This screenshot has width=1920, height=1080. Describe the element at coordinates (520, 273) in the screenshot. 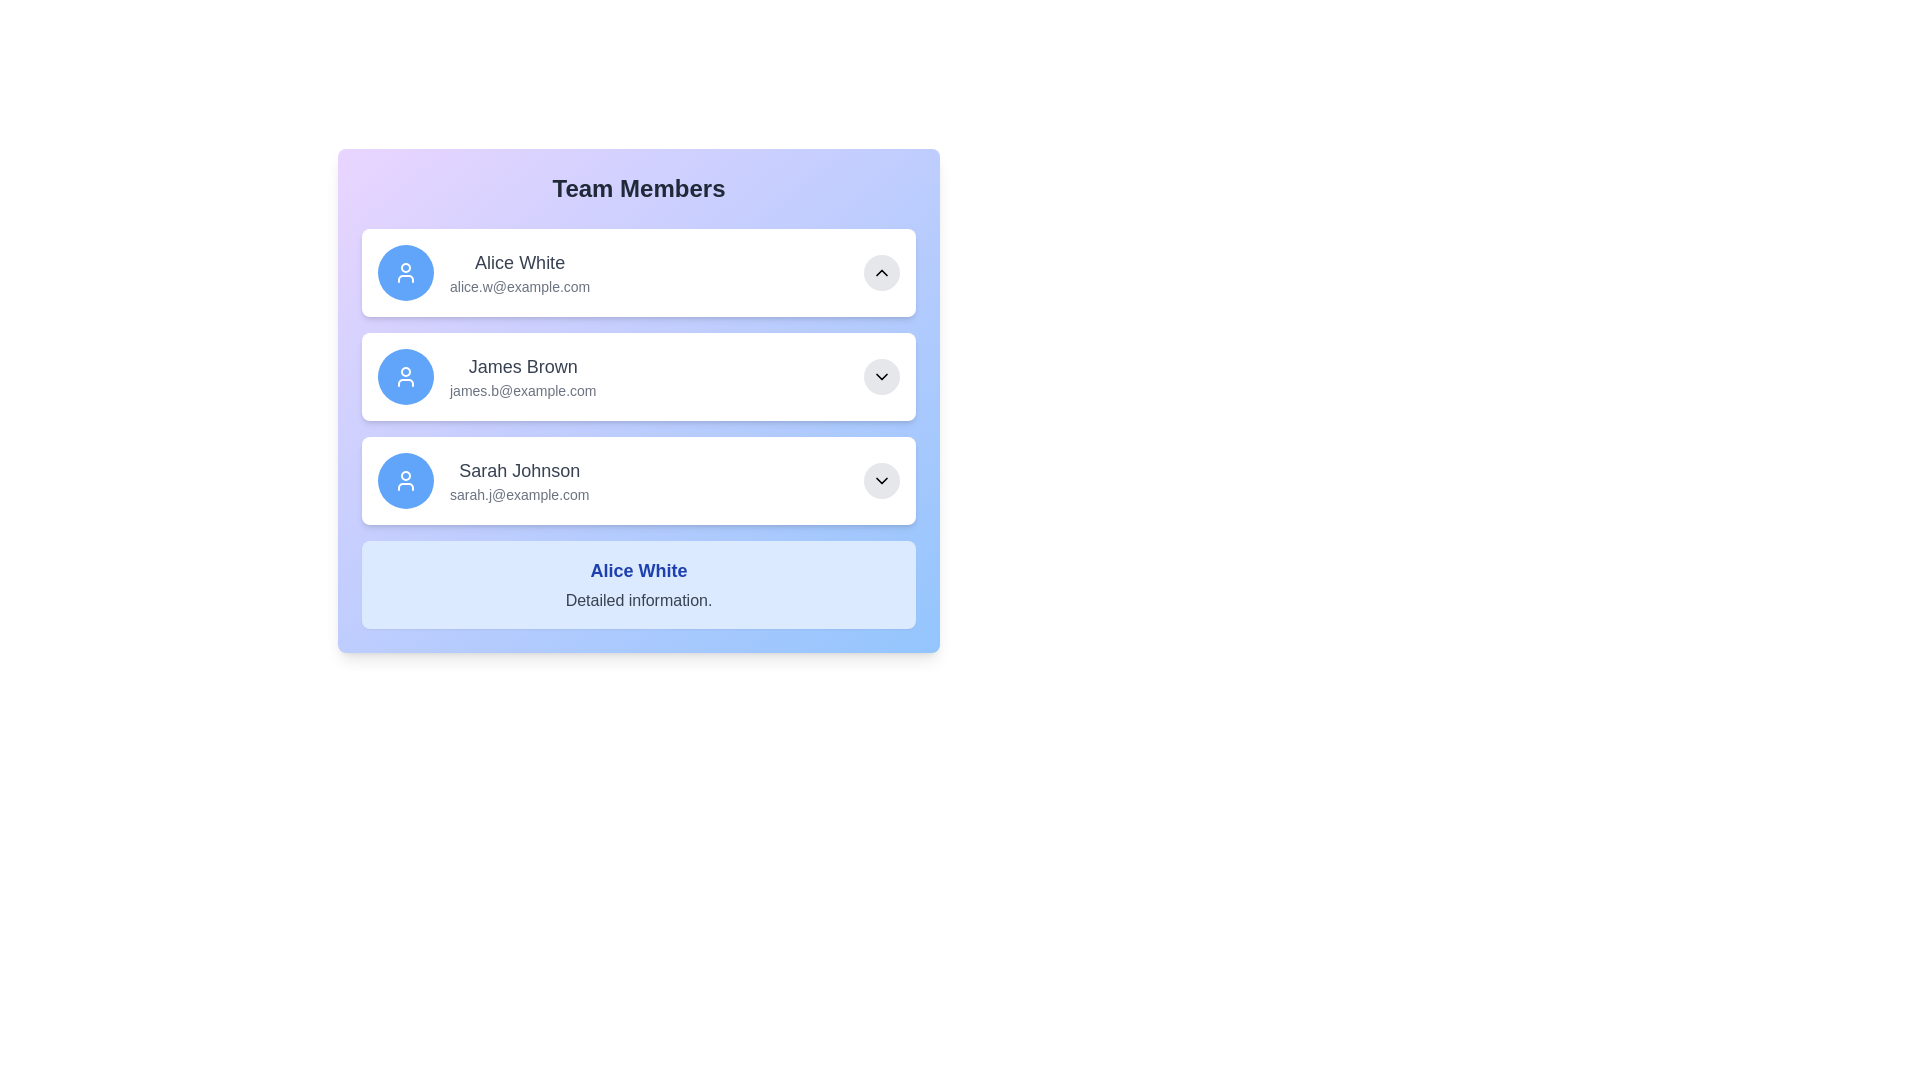

I see `the text display component that shows a user's name and email address, located in the first row of the team member list, to the right of a circular blue icon with a user symbol` at that location.